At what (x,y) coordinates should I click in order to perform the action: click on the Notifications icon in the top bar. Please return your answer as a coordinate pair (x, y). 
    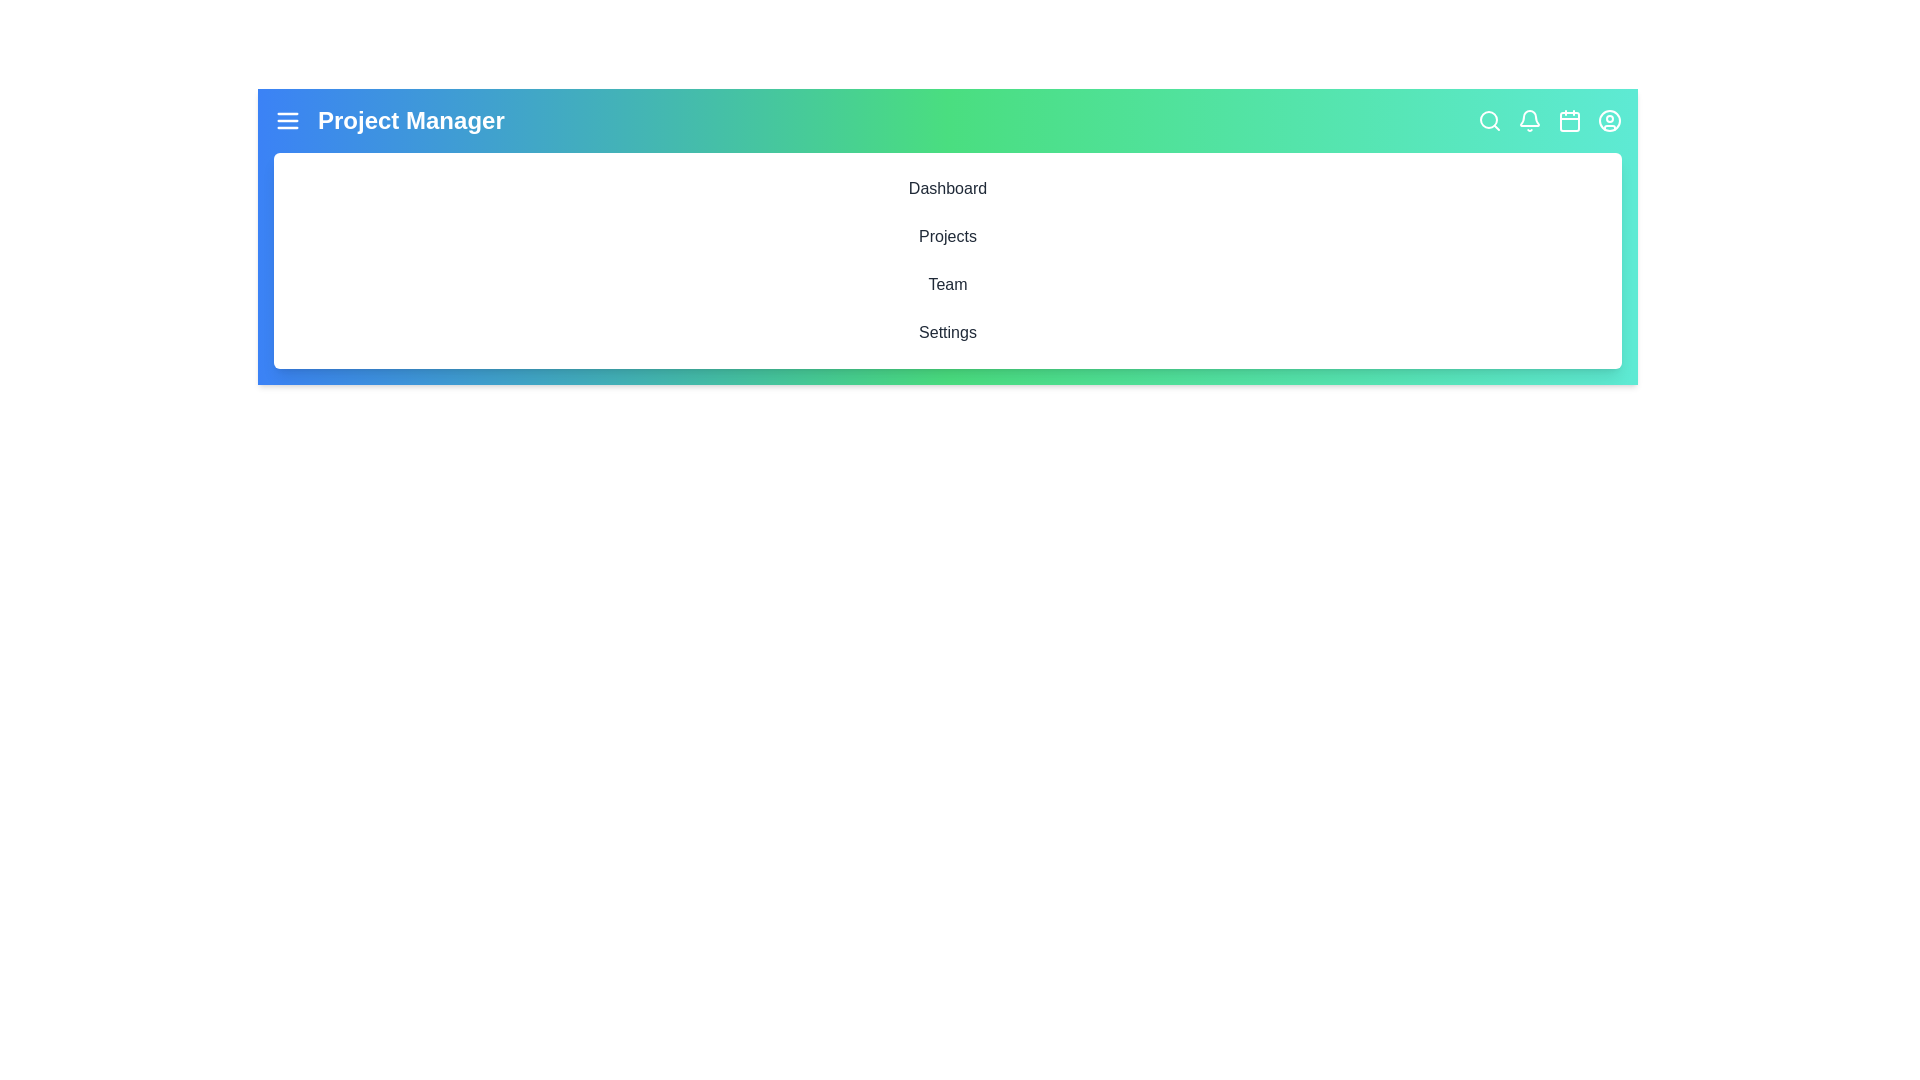
    Looking at the image, I should click on (1529, 120).